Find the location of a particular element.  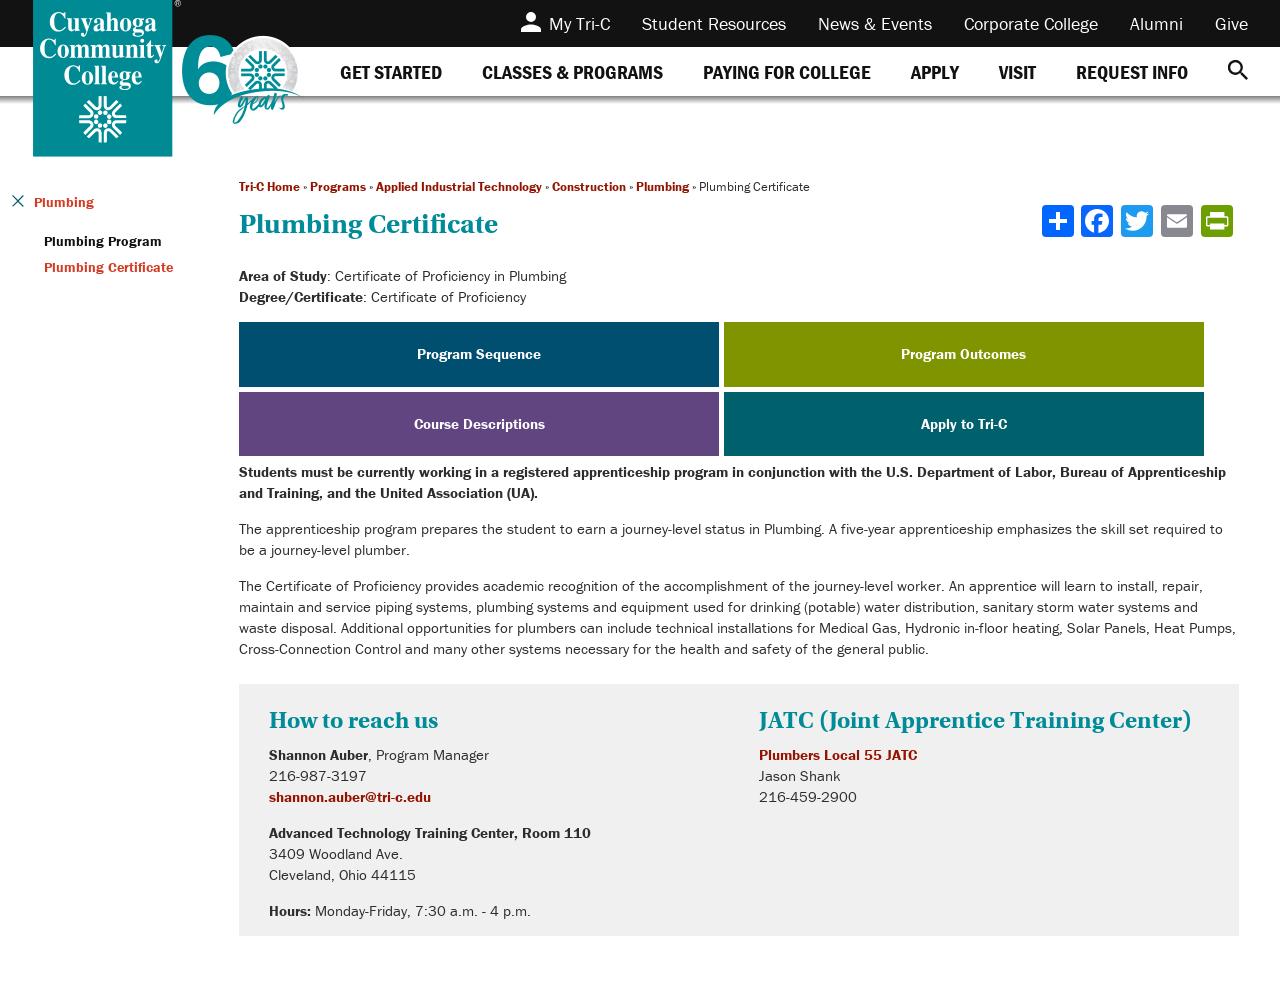

'Give' is located at coordinates (1230, 23).